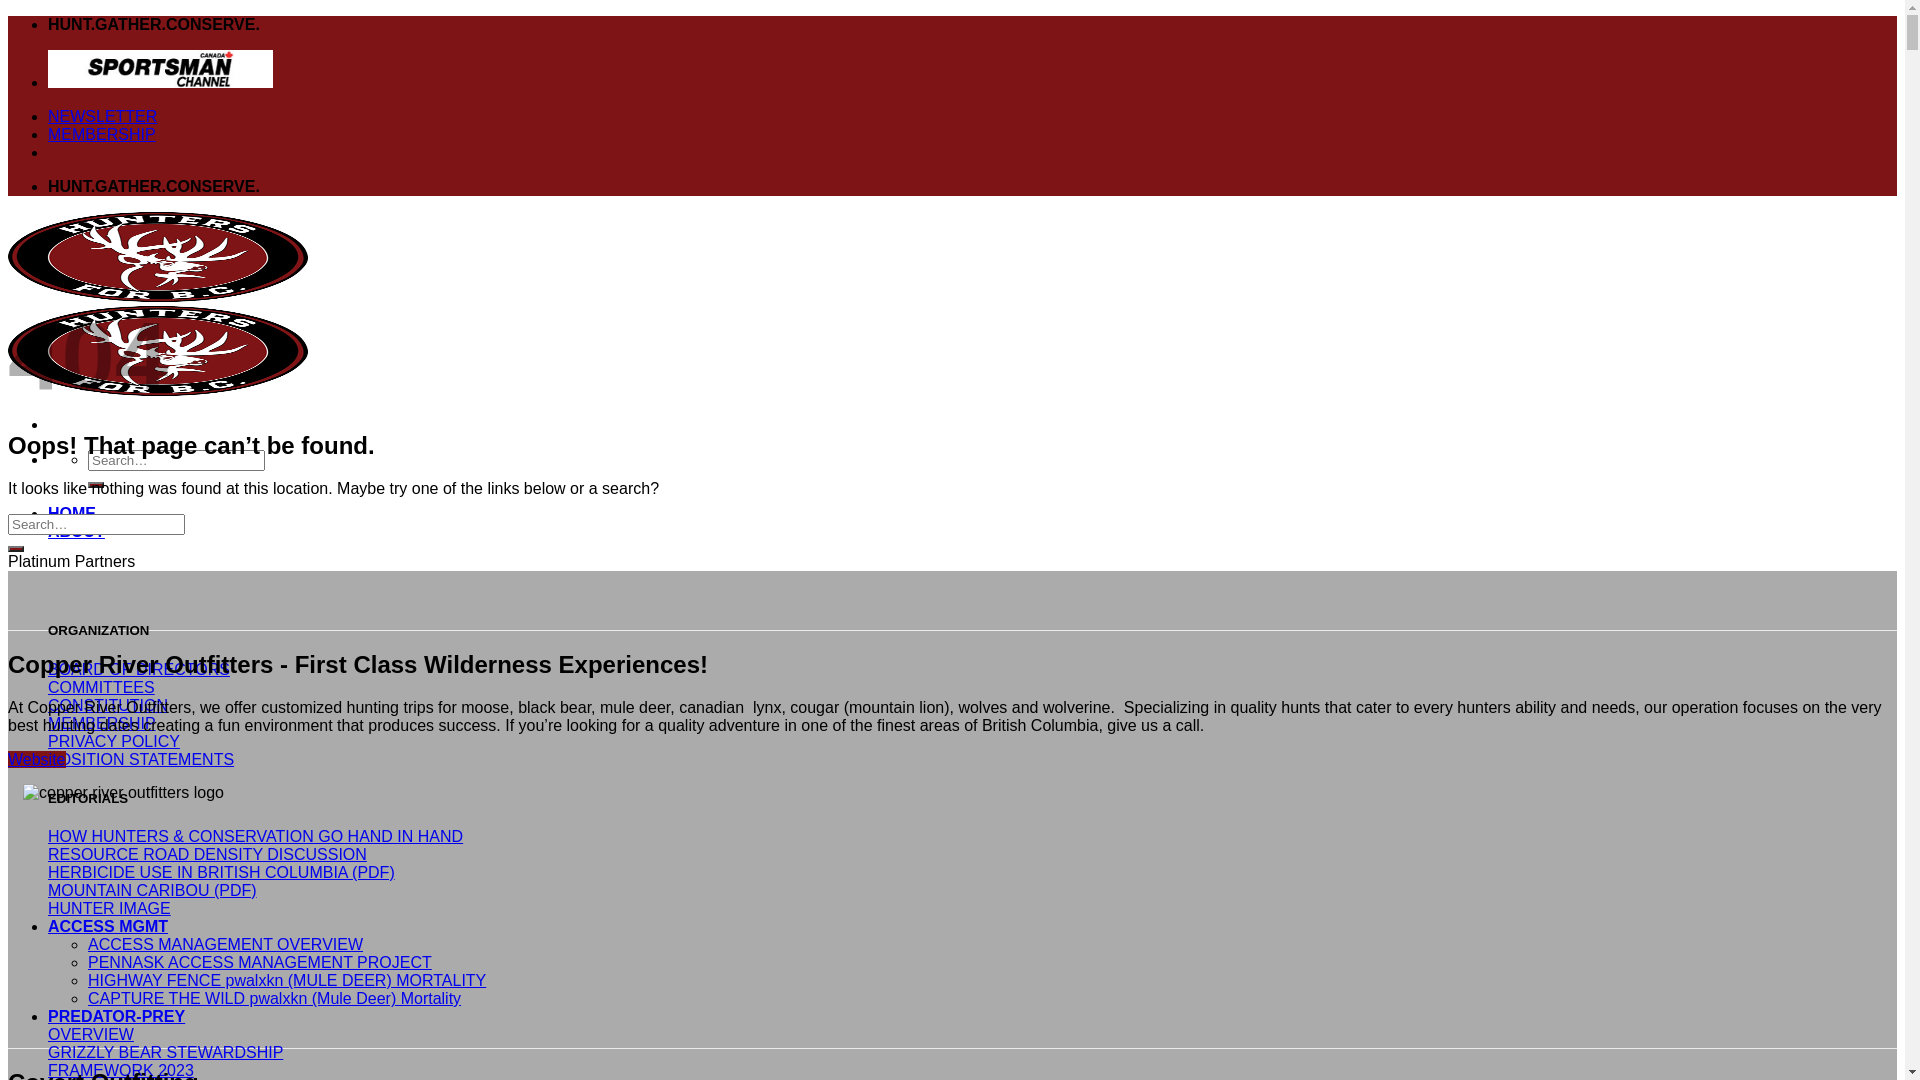 The image size is (1920, 1080). Describe the element at coordinates (106, 704) in the screenshot. I see `'CONSTITUTION'` at that location.